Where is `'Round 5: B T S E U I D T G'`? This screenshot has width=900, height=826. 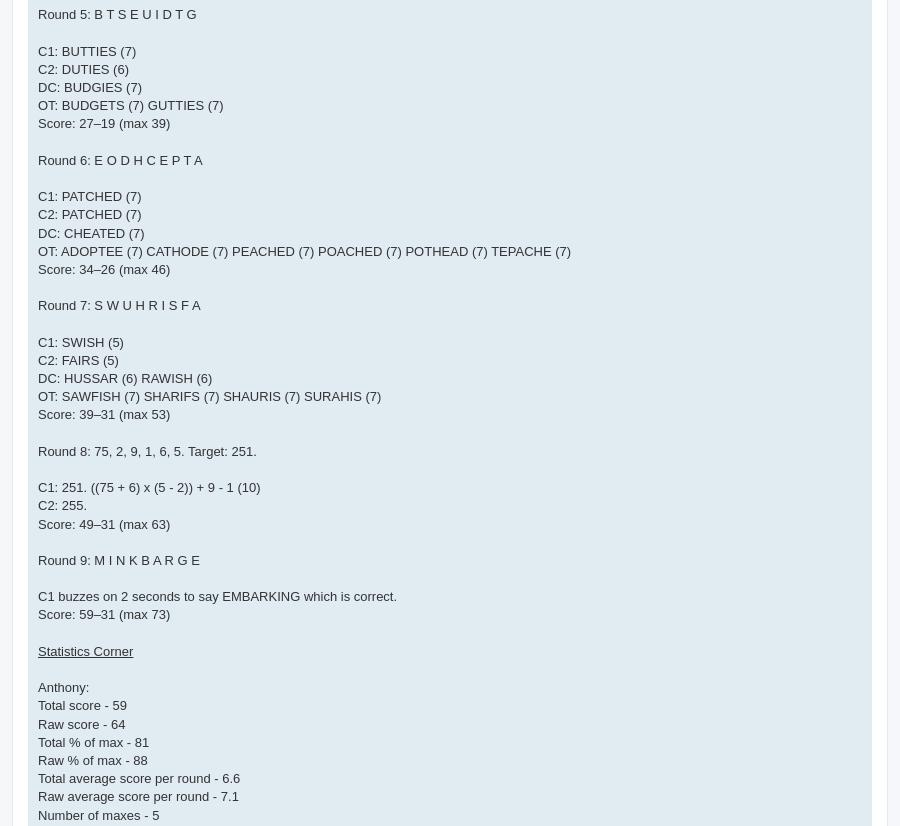 'Round 5: B T S E U I D T G' is located at coordinates (117, 14).